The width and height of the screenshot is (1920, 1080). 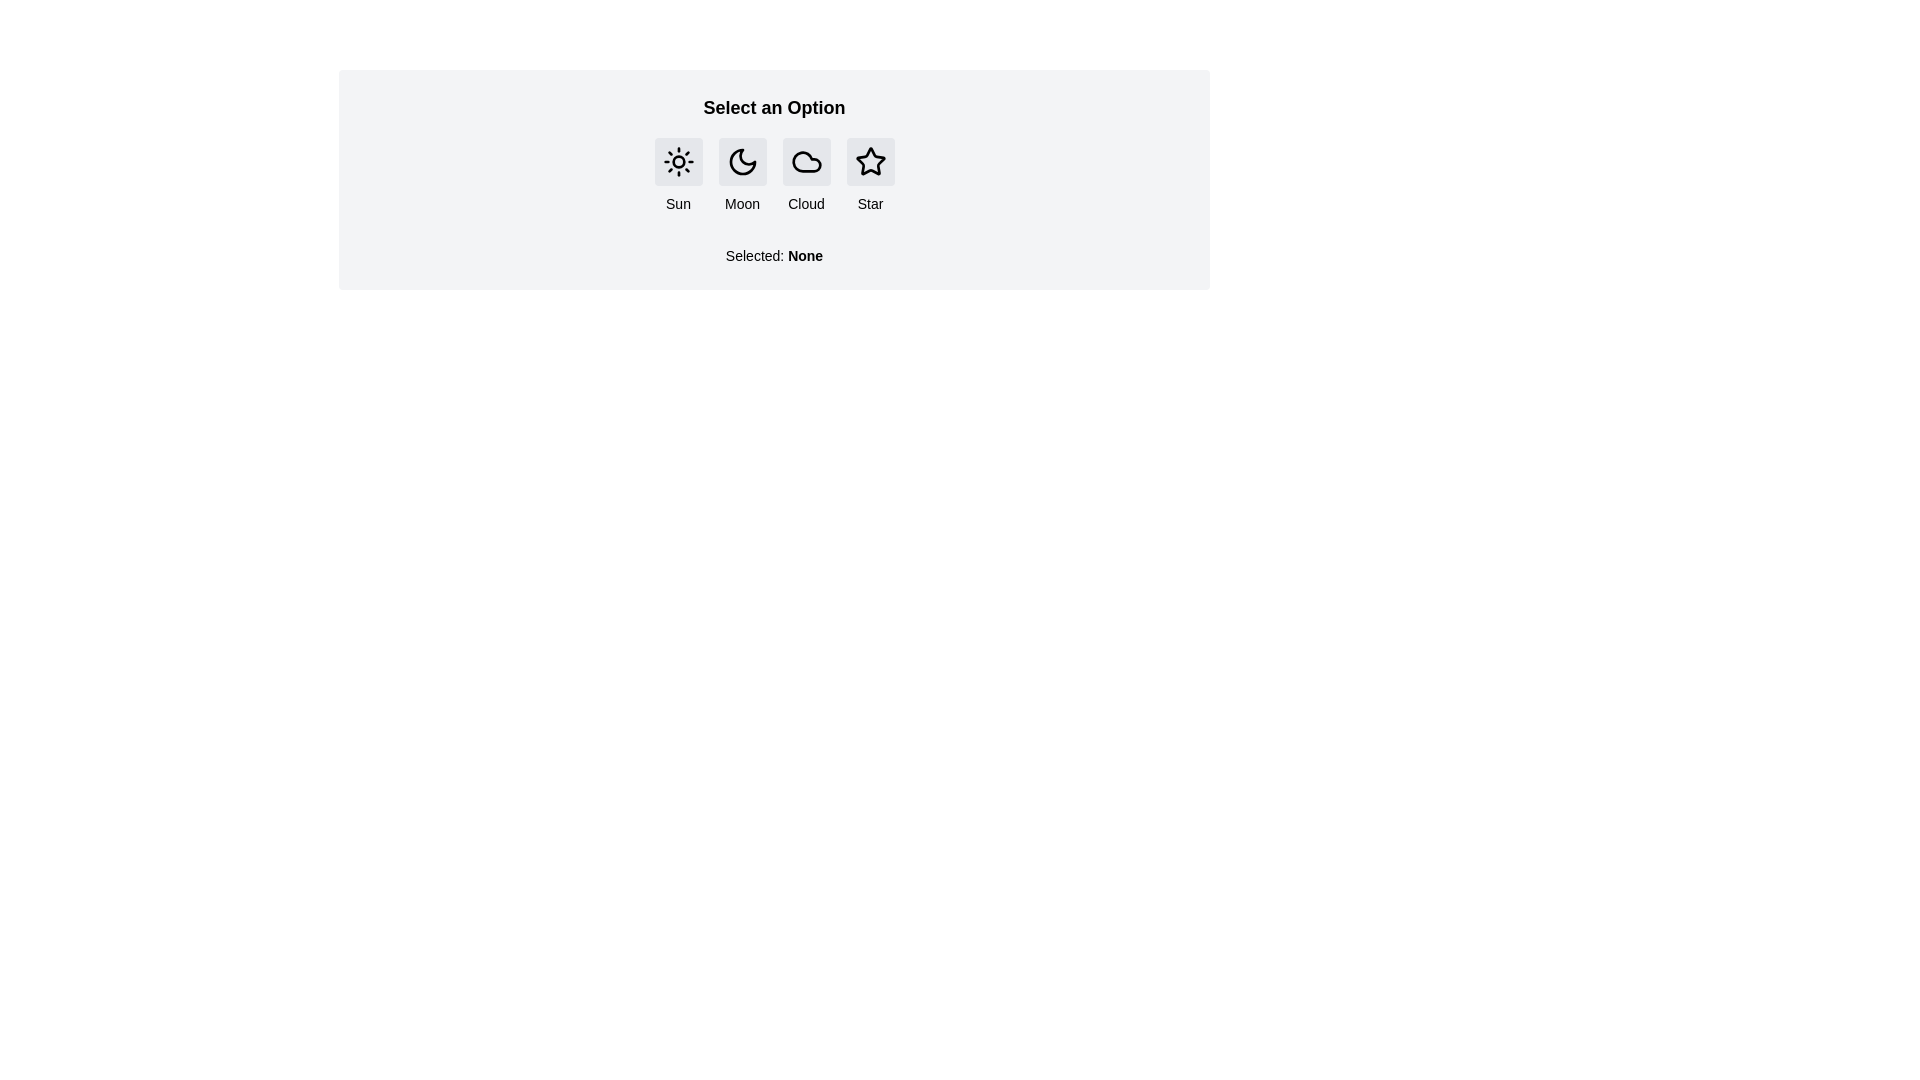 I want to click on the crescent moon icon button, which is the second icon in a row of four buttons labeled 'Sun,' 'Moon,' 'Cloud,' and 'Star', so click(x=741, y=161).